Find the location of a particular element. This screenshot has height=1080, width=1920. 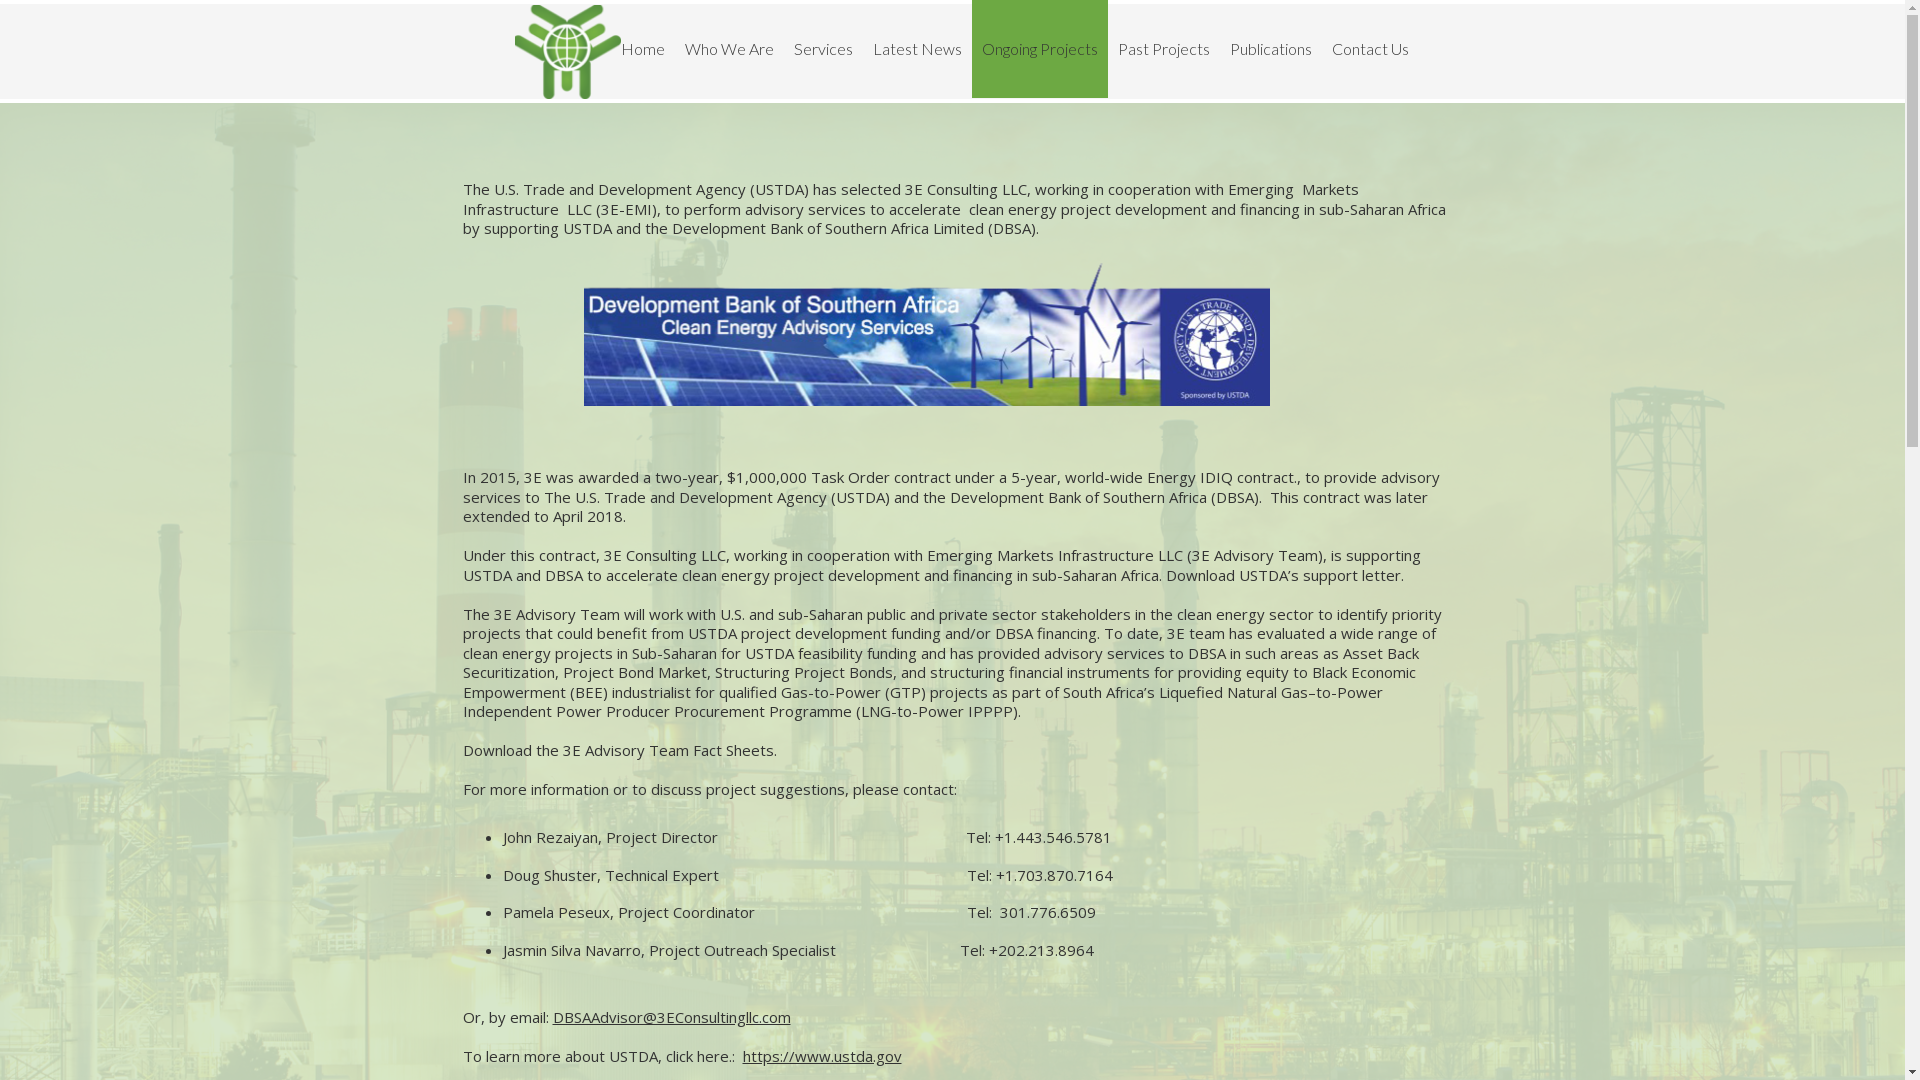

'Publications' is located at coordinates (1221, 48).